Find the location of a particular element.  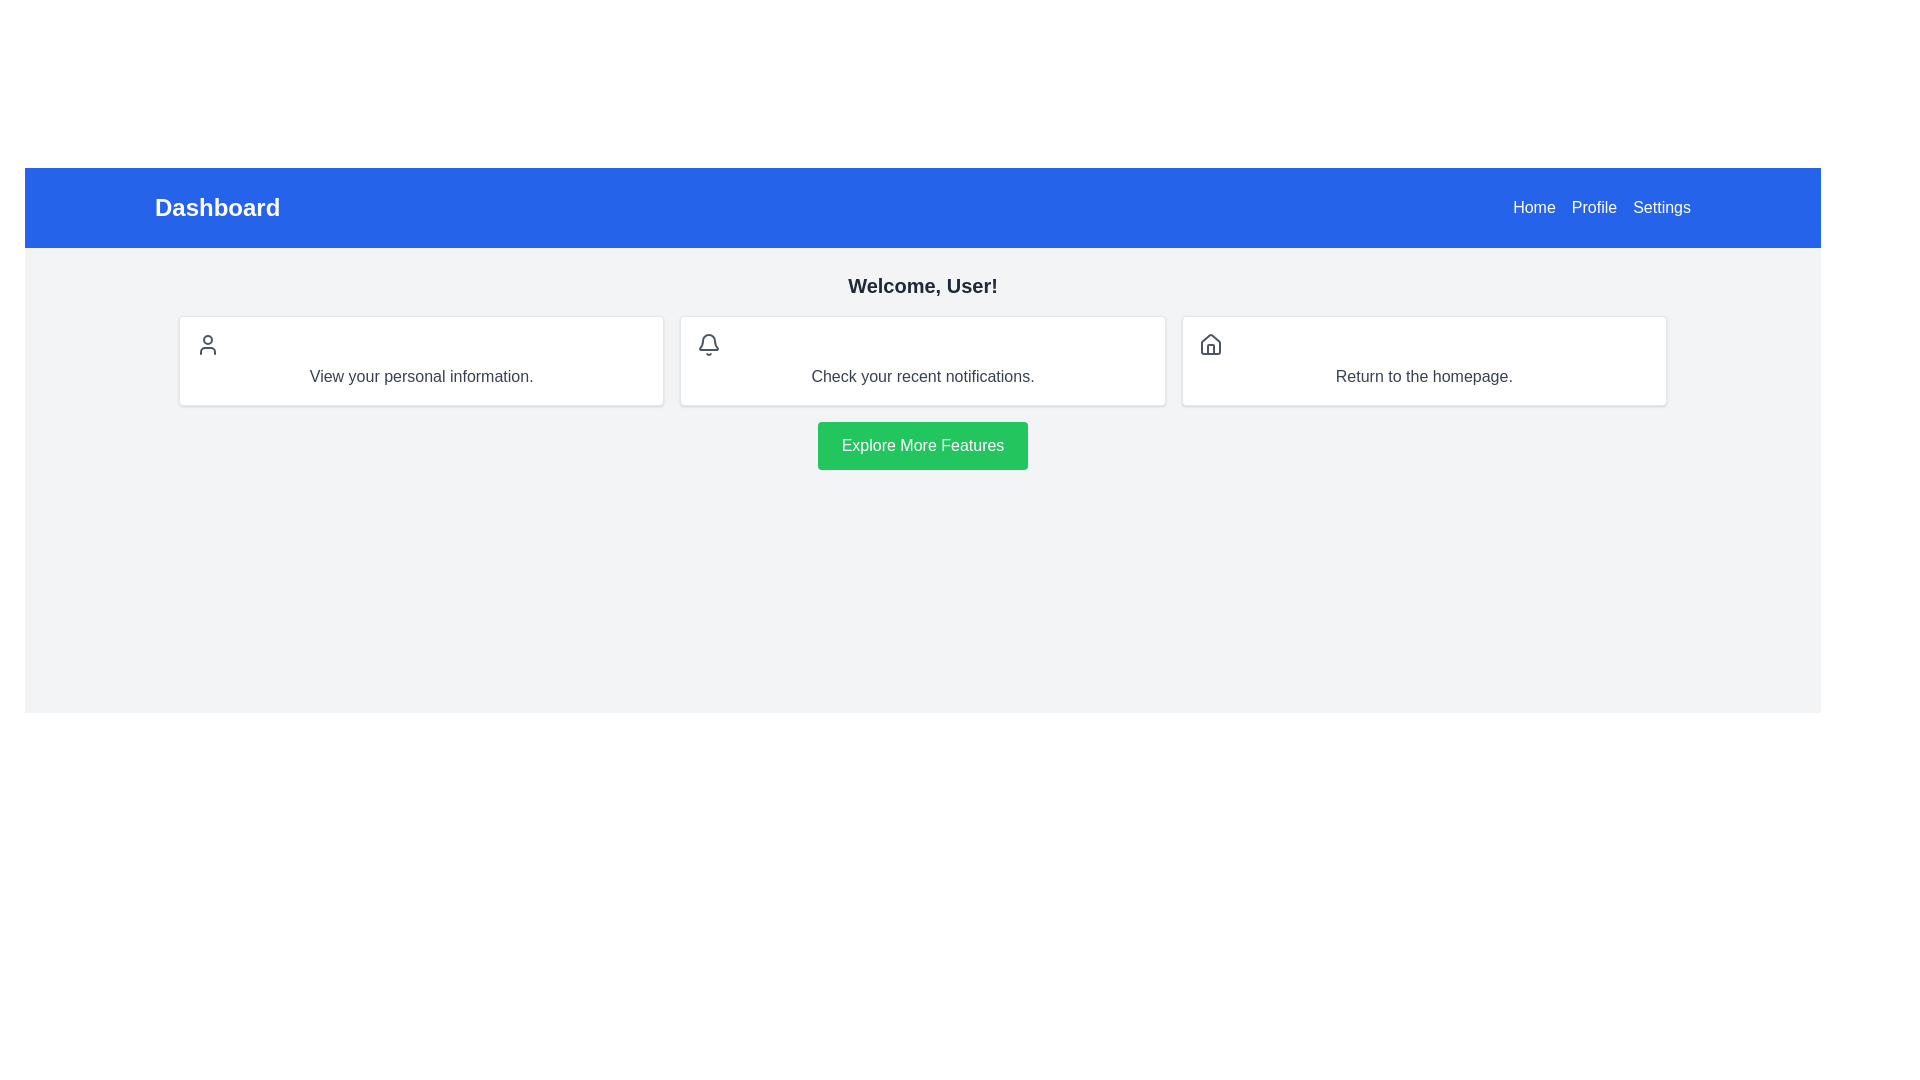

the gray bell icon indicating notifications, located at the top of the card with the text 'Check your recent notifications.' is located at coordinates (709, 343).